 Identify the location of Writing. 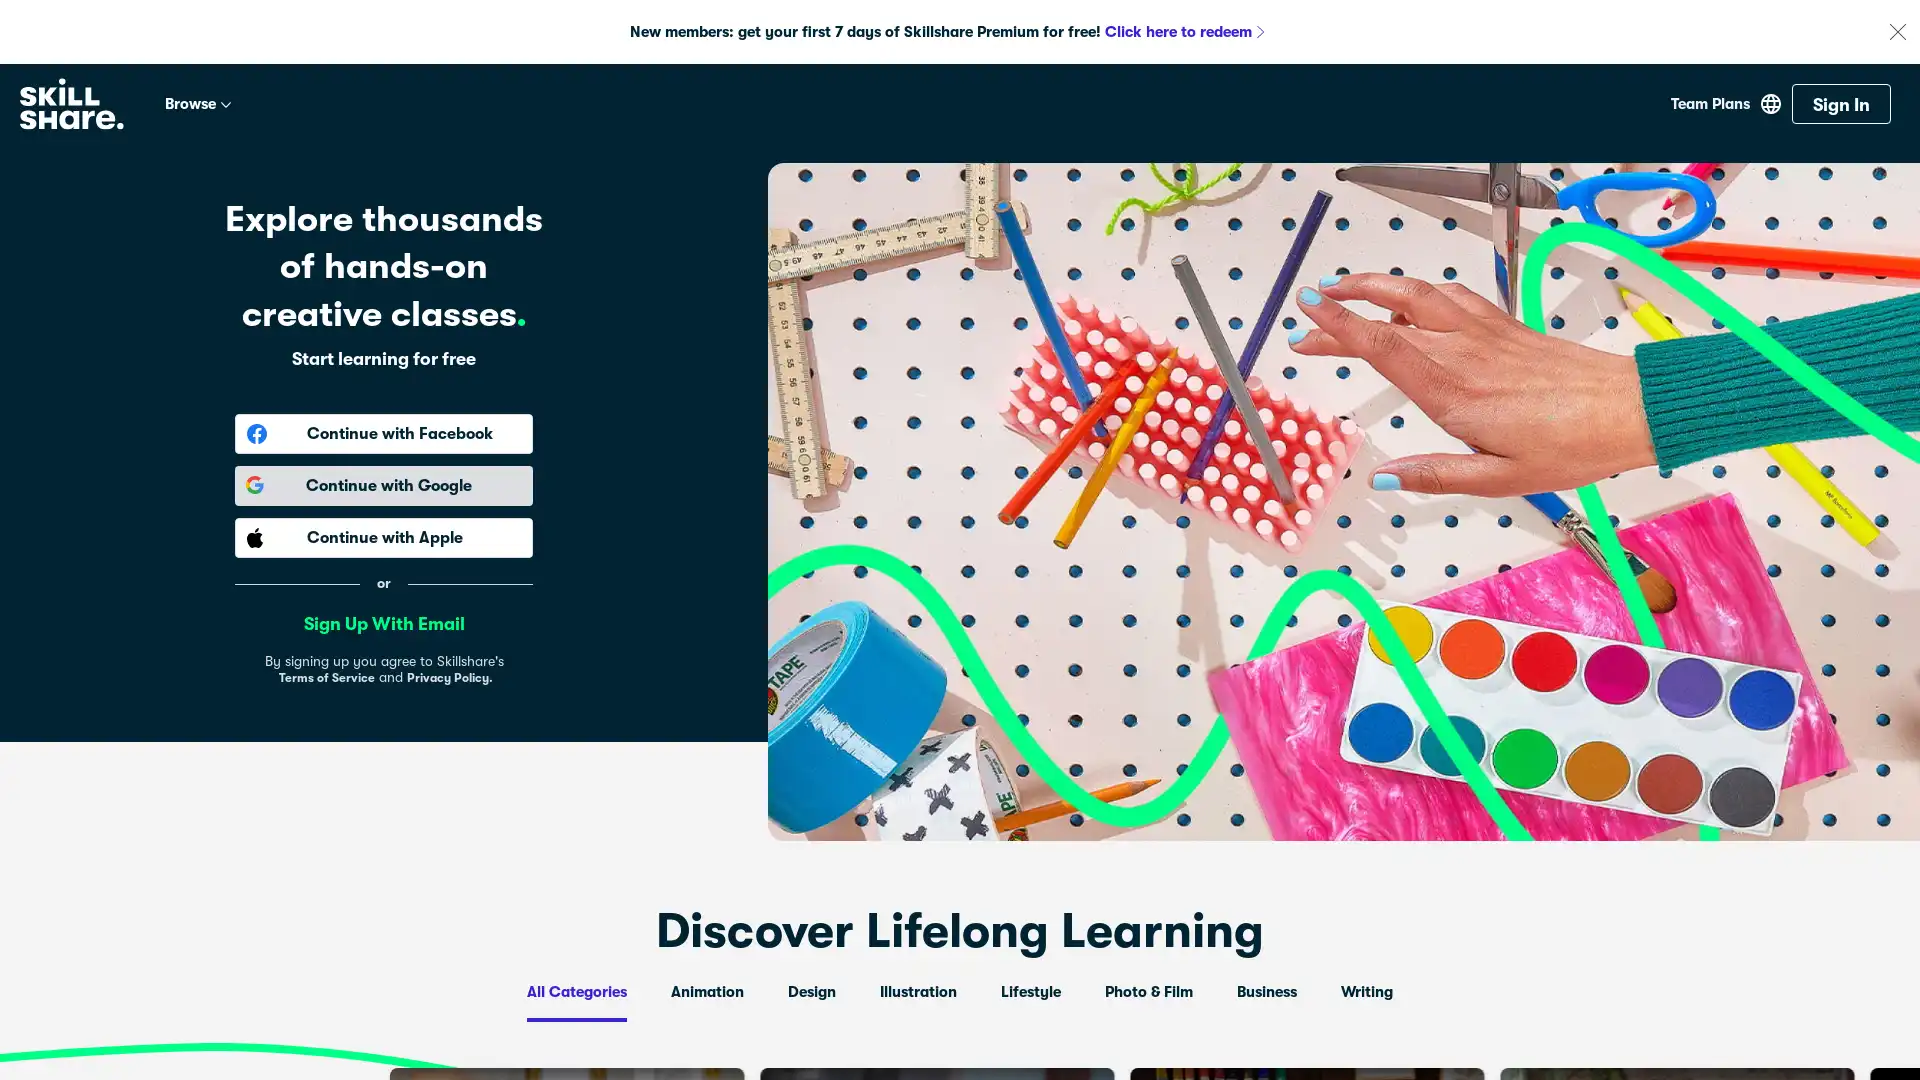
(1366, 998).